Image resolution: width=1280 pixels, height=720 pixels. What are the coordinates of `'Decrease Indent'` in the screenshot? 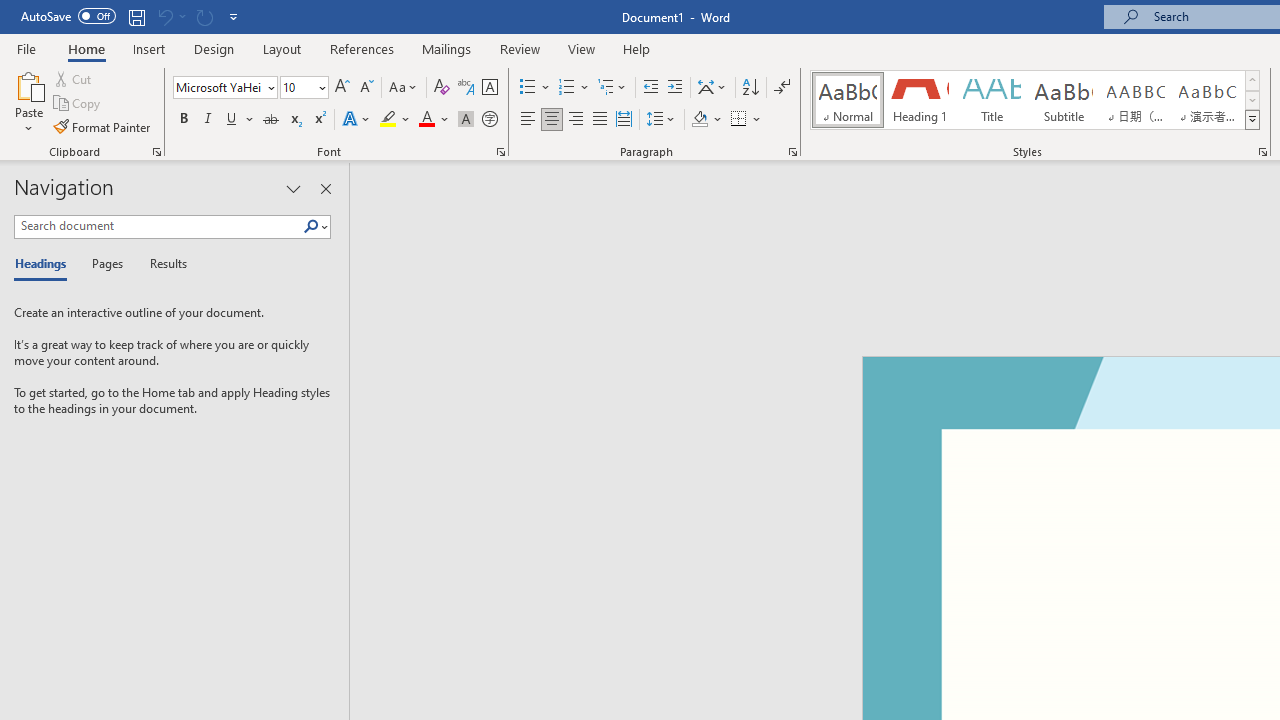 It's located at (650, 86).